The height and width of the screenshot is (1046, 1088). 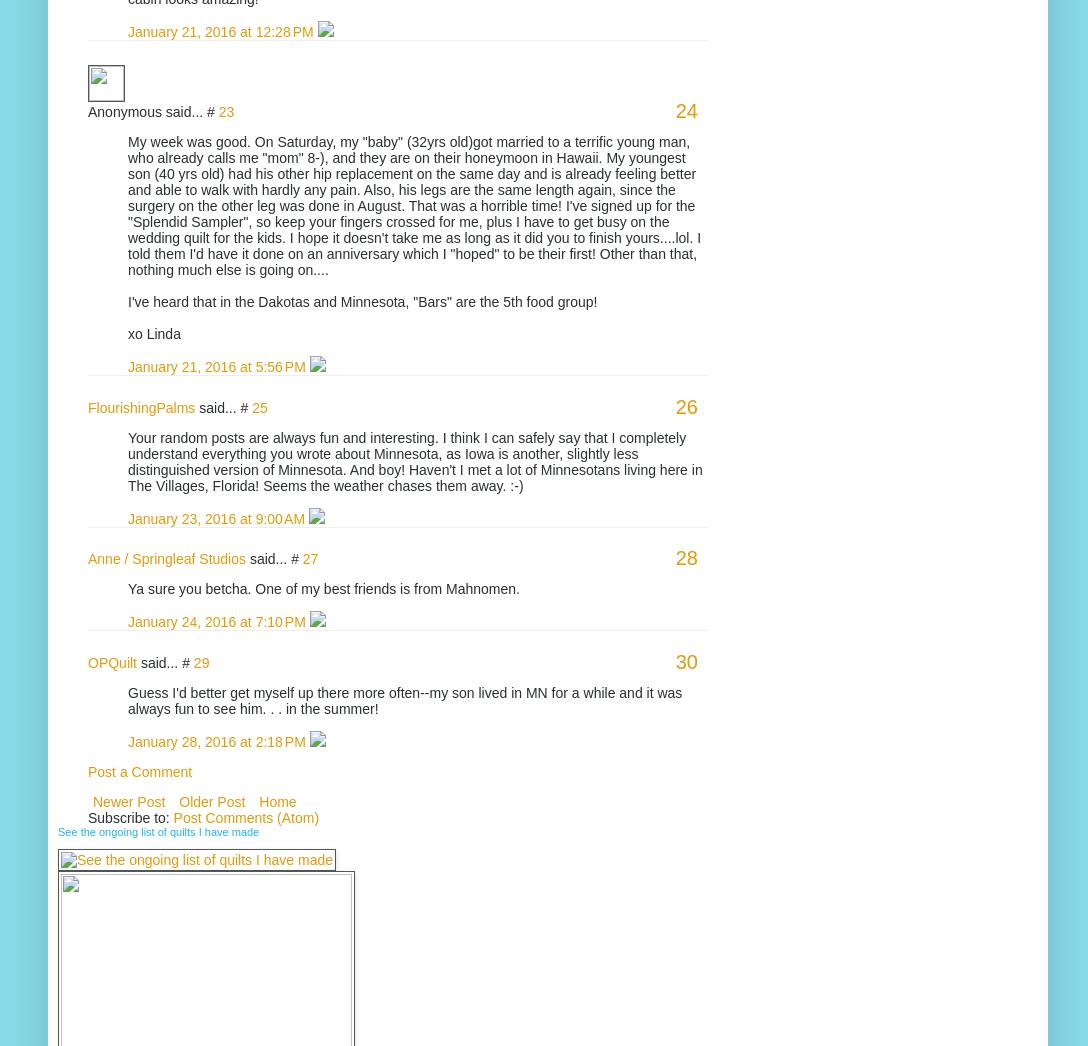 What do you see at coordinates (244, 817) in the screenshot?
I see `'Post Comments (Atom)'` at bounding box center [244, 817].